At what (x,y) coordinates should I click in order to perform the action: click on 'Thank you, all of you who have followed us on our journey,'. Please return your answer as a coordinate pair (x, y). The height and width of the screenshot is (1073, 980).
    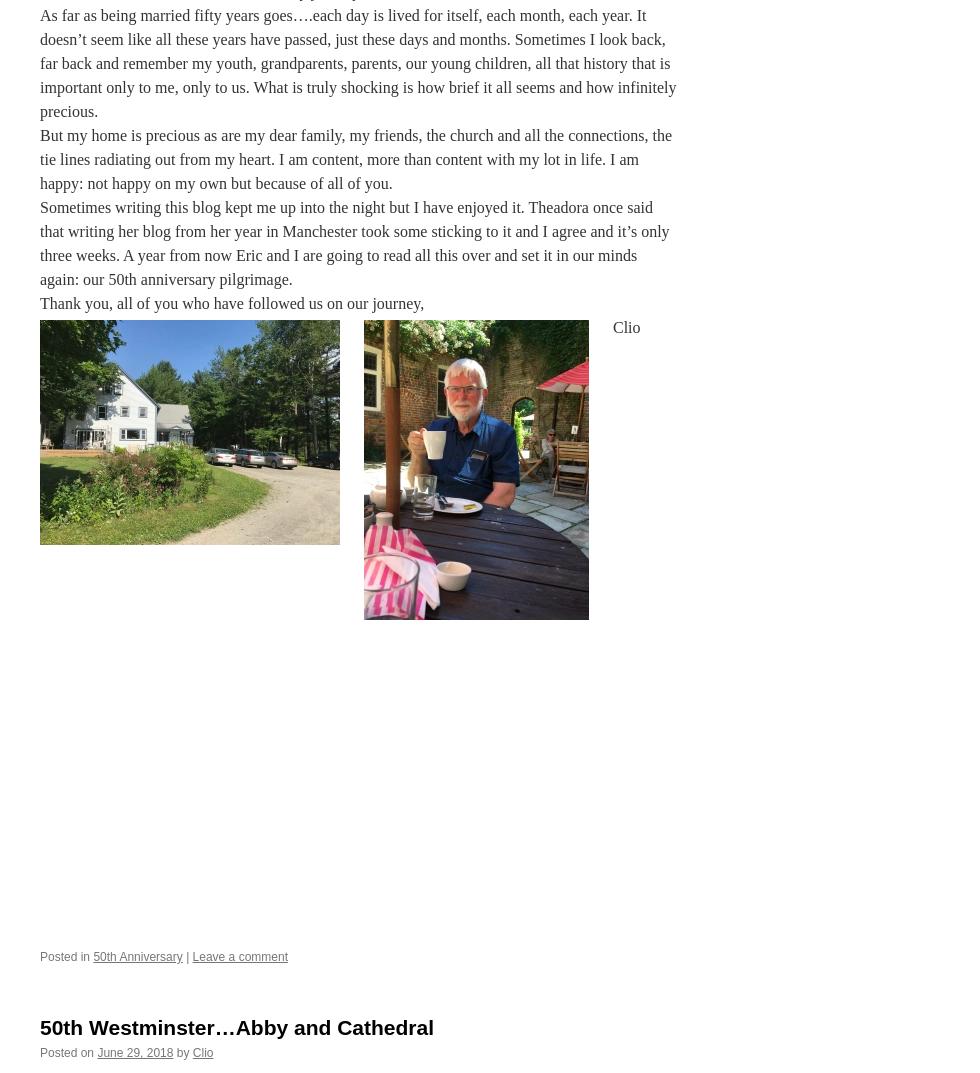
    Looking at the image, I should click on (231, 302).